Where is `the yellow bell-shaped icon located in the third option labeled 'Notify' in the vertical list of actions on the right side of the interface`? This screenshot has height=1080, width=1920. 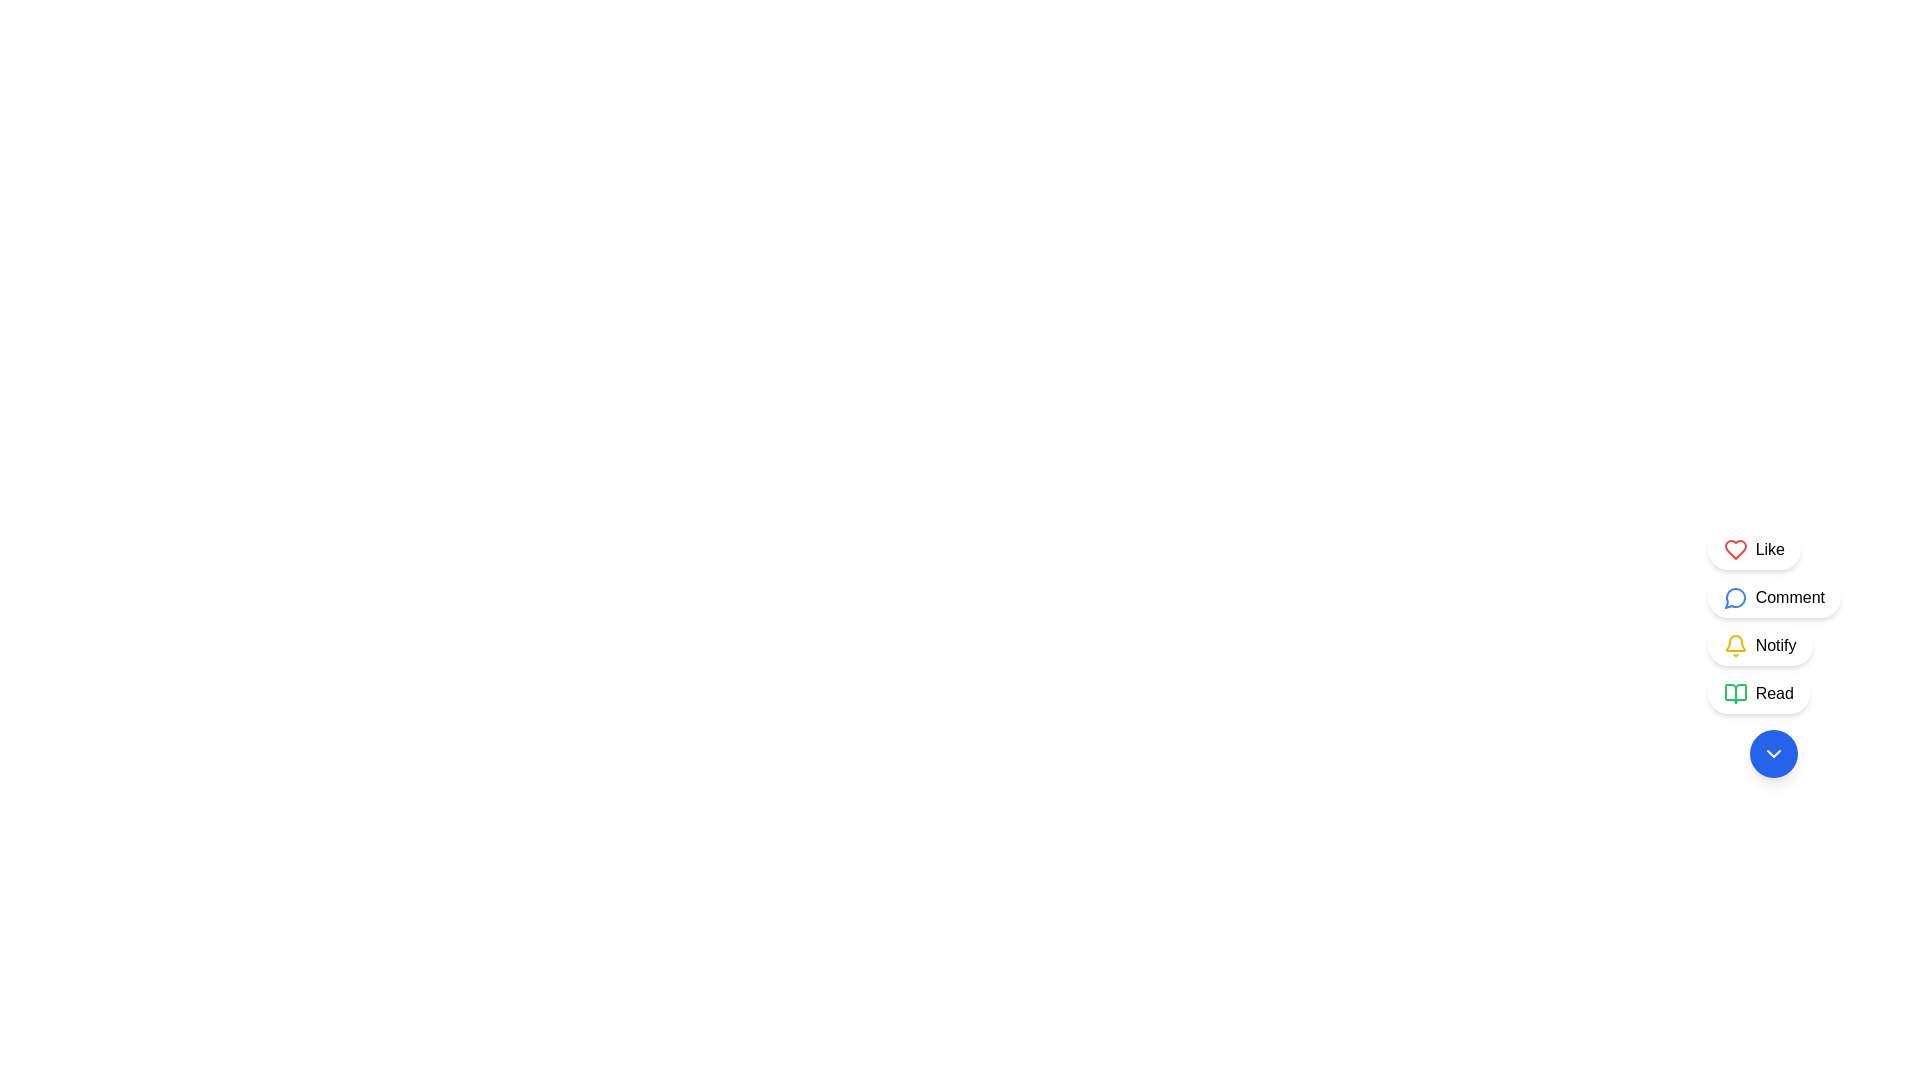
the yellow bell-shaped icon located in the third option labeled 'Notify' in the vertical list of actions on the right side of the interface is located at coordinates (1733, 645).